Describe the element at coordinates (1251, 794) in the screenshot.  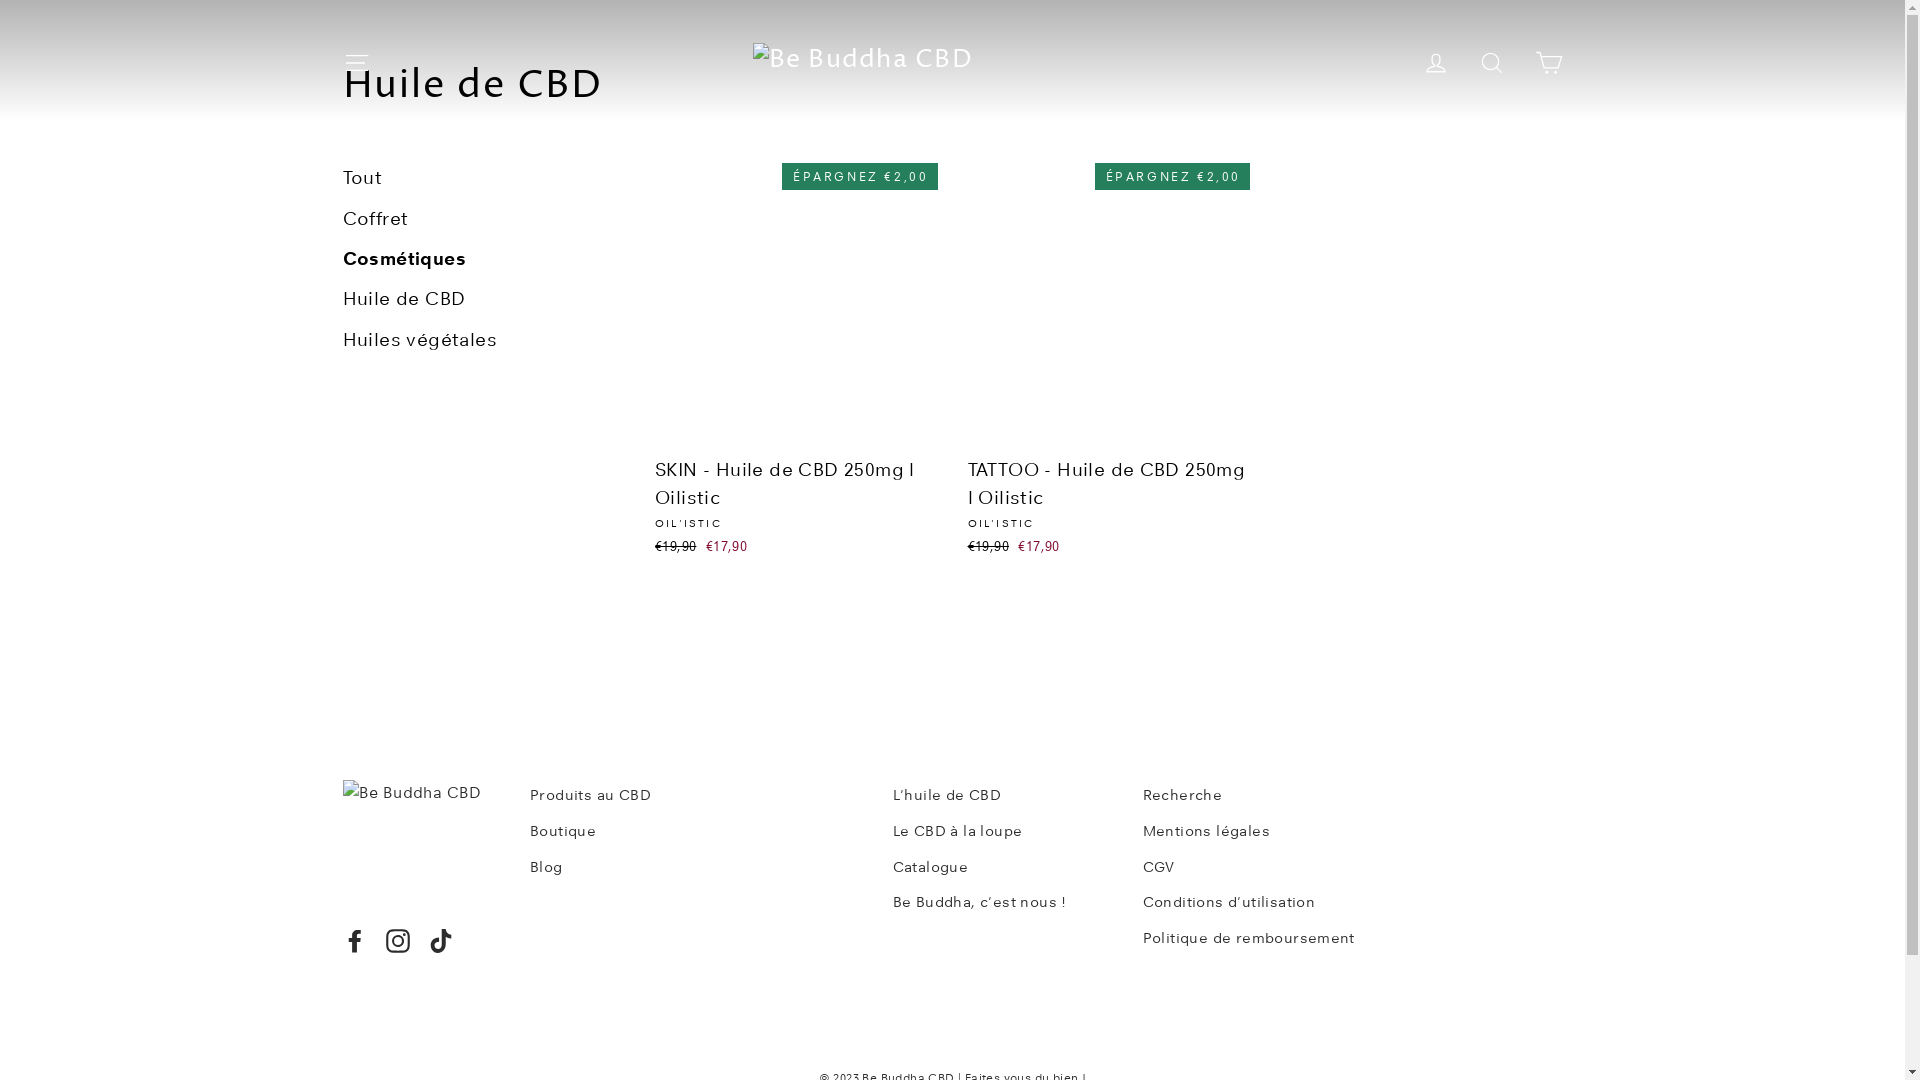
I see `'Recherche'` at that location.